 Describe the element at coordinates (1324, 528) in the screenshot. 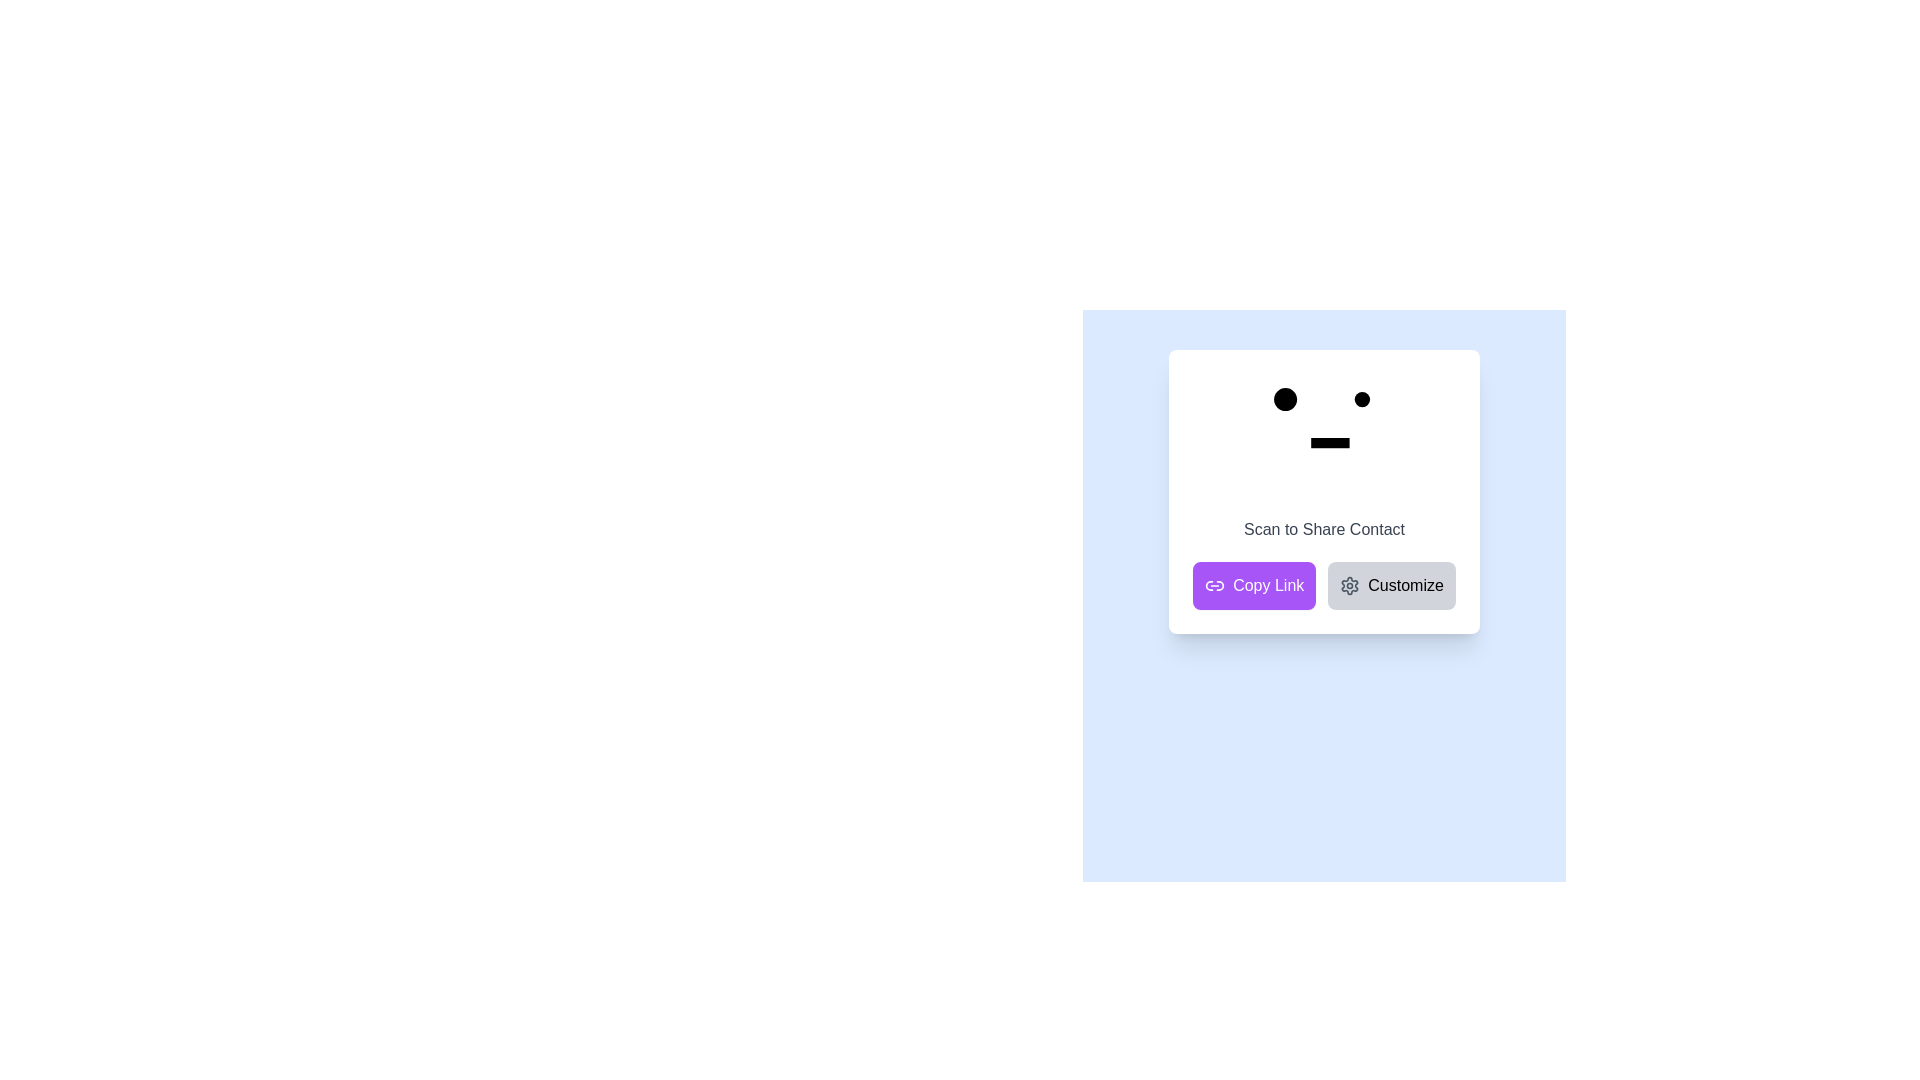

I see `the Text Label that serves as a descriptive title or instruction for the QR code, positioned below the face-like icon and above the 'Copy Link' and 'Customize' buttons` at that location.